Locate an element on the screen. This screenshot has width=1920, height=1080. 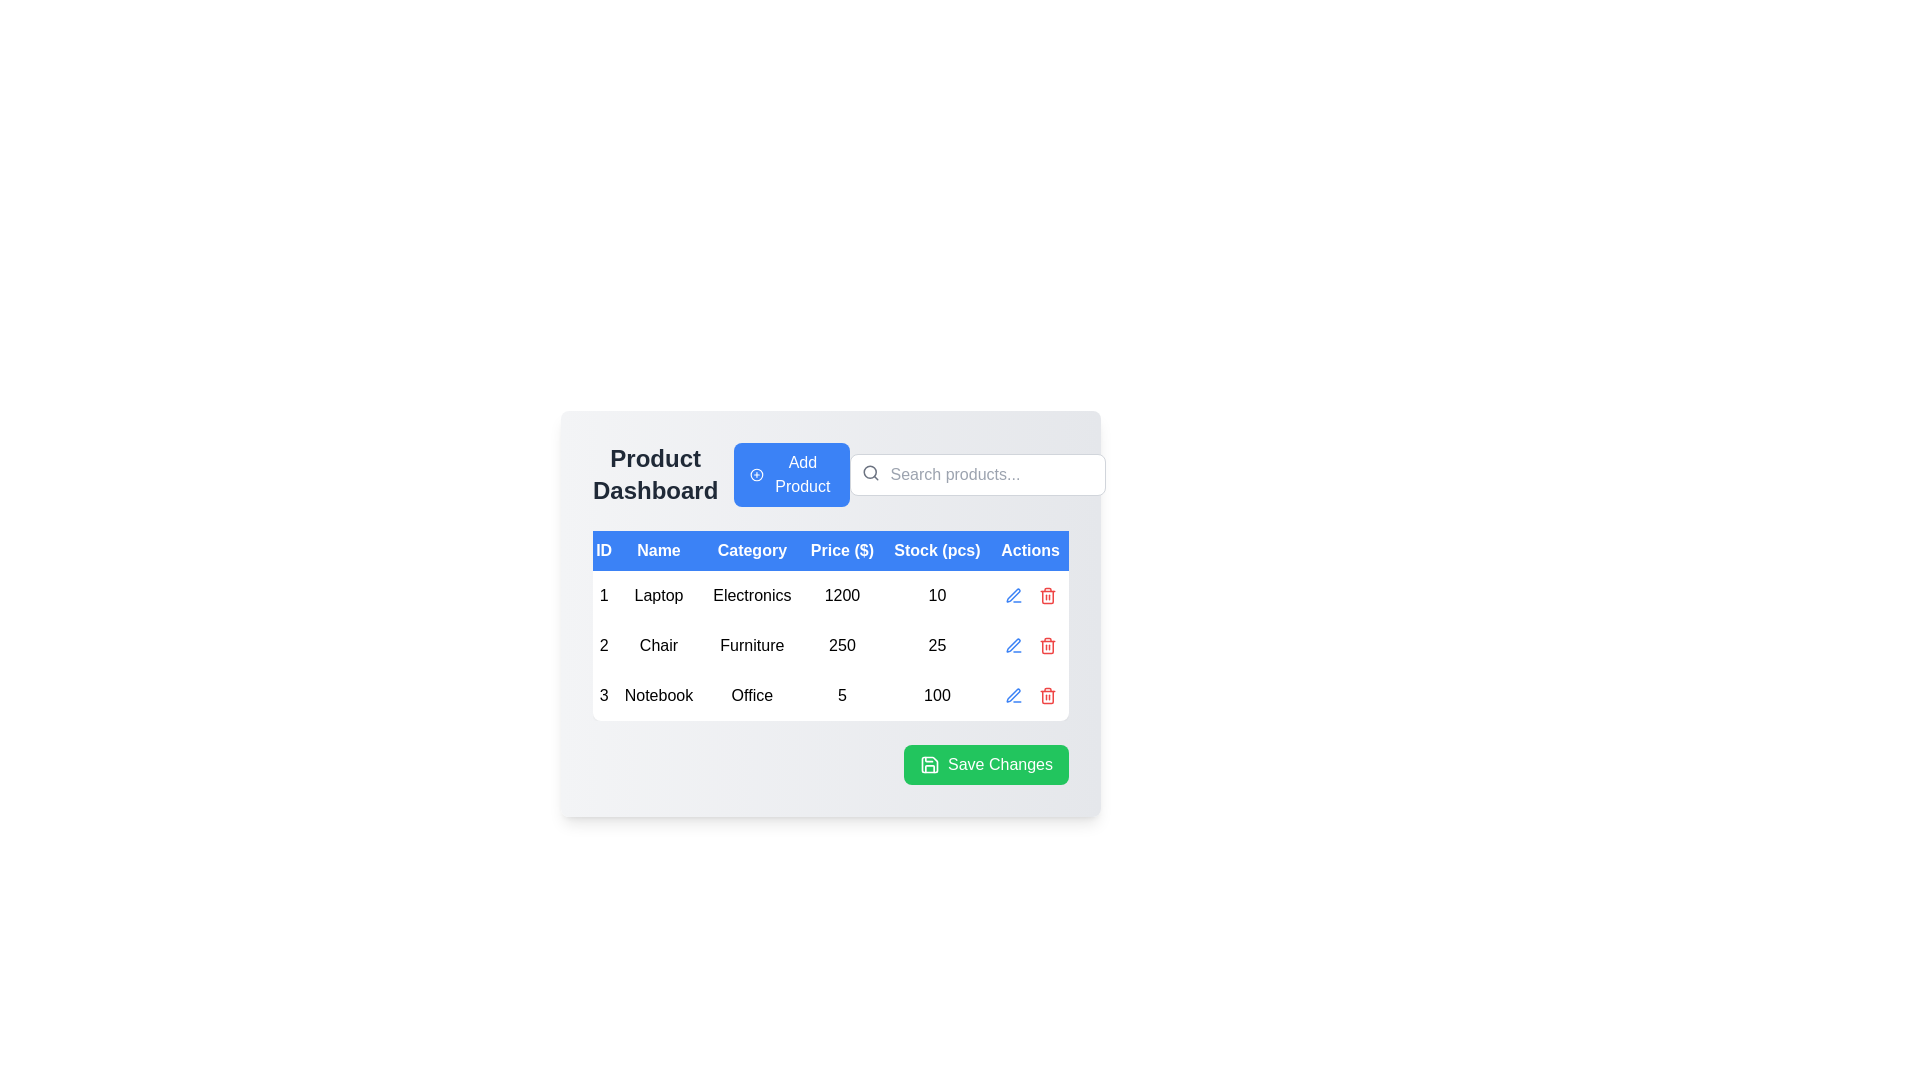
the delete button SVG icon located in the third row under the 'Actions' column of the table is located at coordinates (1046, 595).